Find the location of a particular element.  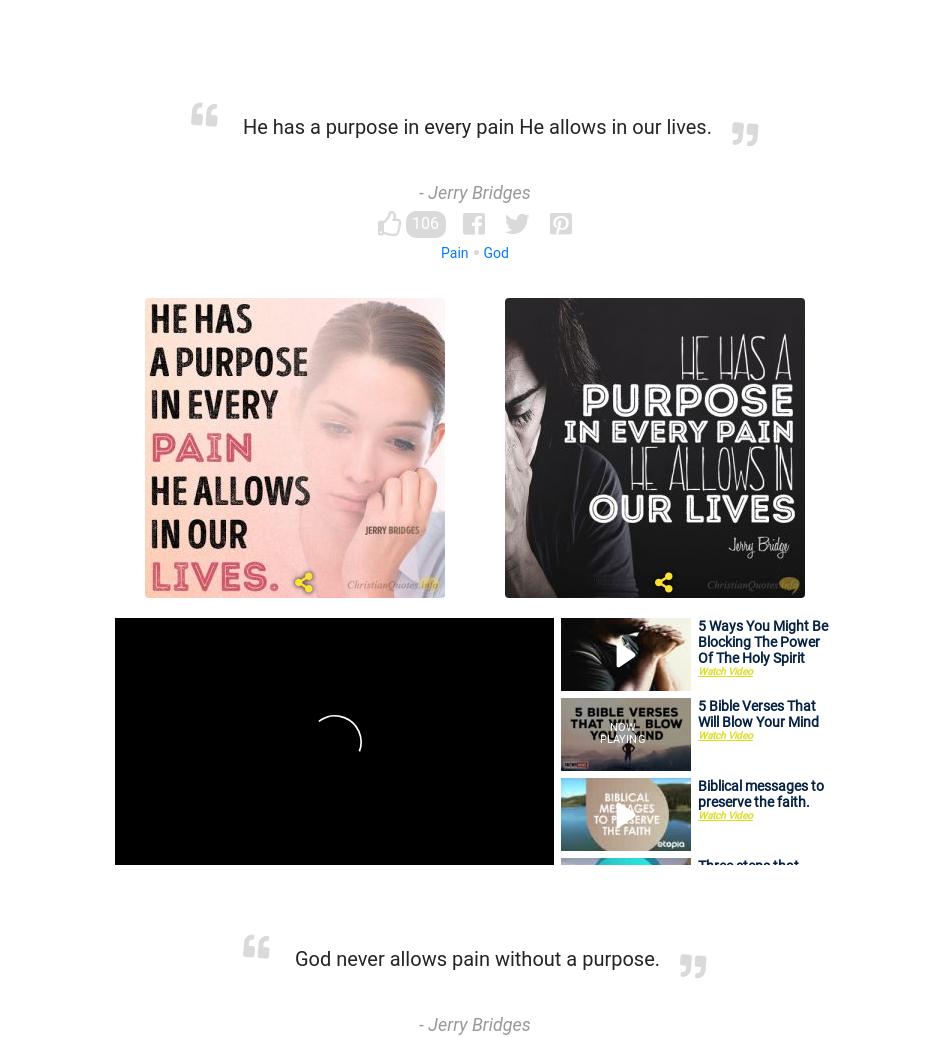

'Adversity' is located at coordinates (409, 59).